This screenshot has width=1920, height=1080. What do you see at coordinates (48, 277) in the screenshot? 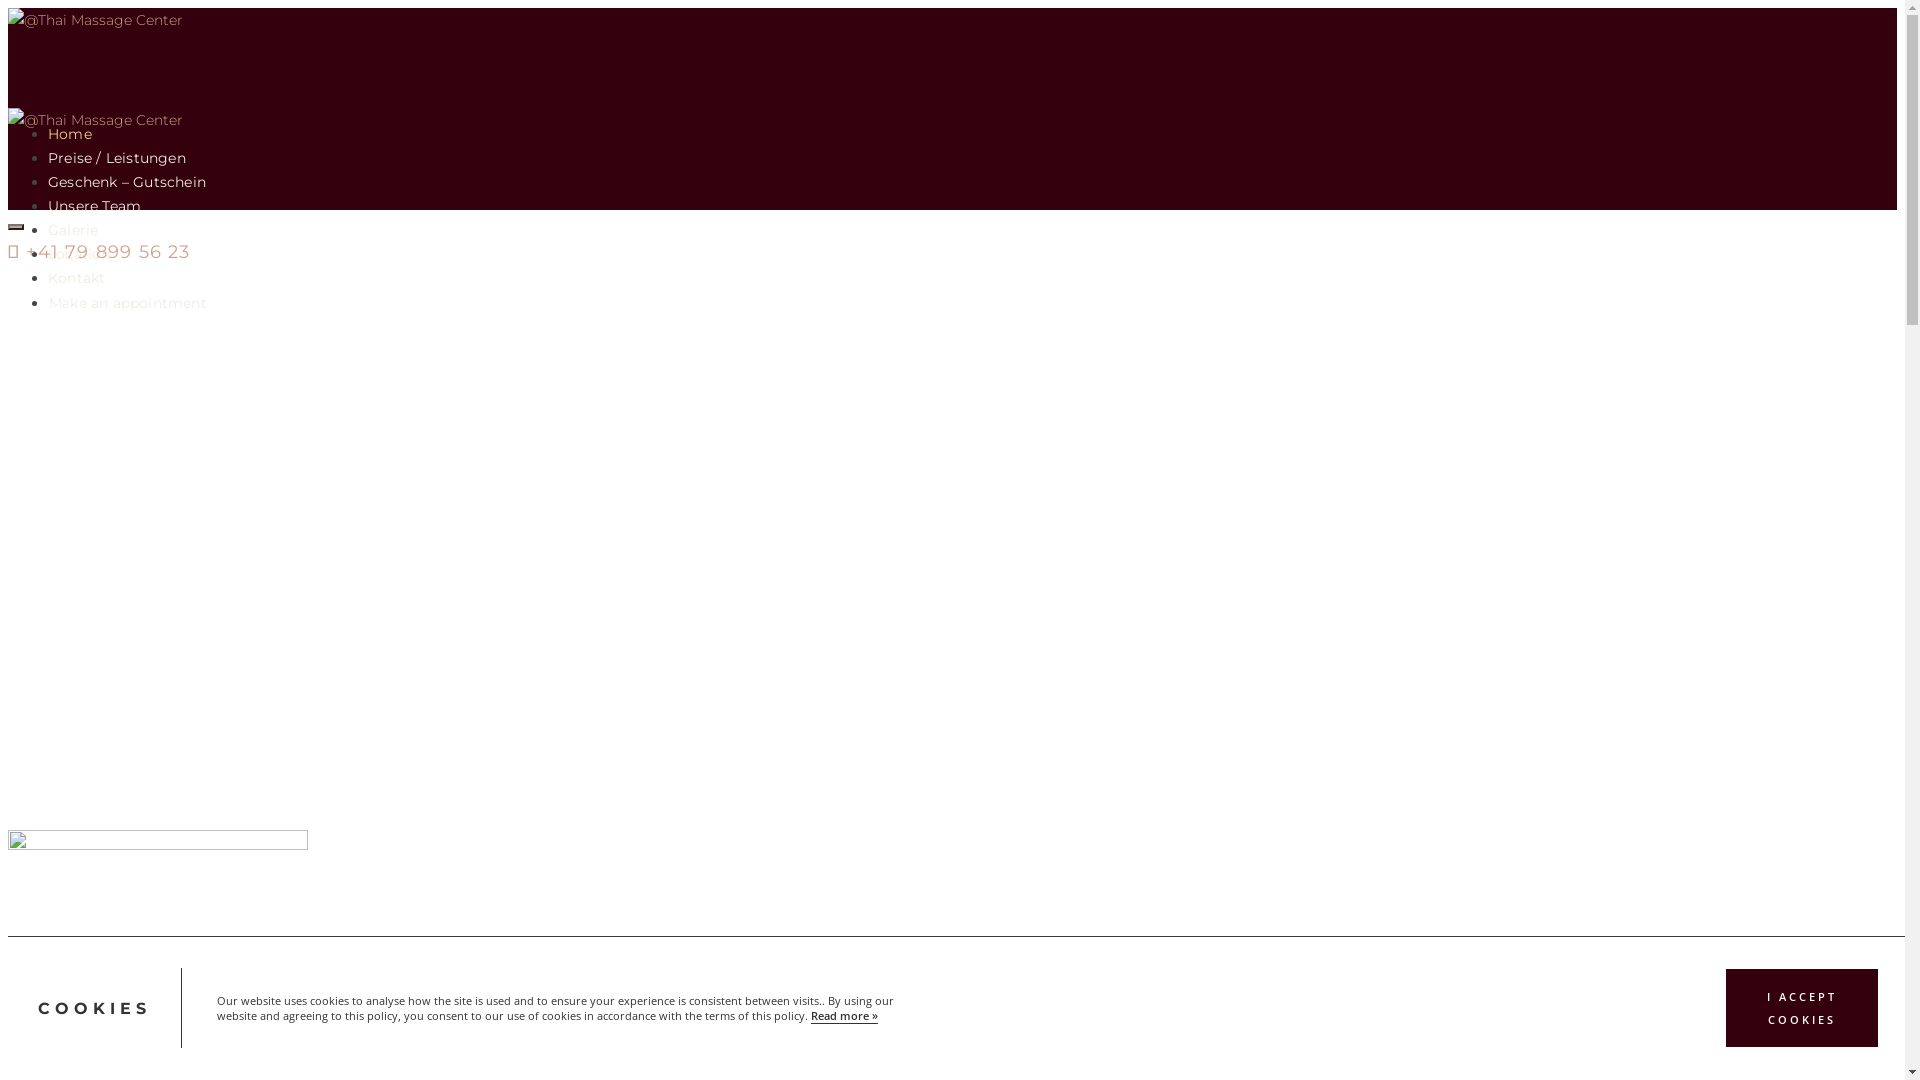
I see `'Kontakt'` at bounding box center [48, 277].